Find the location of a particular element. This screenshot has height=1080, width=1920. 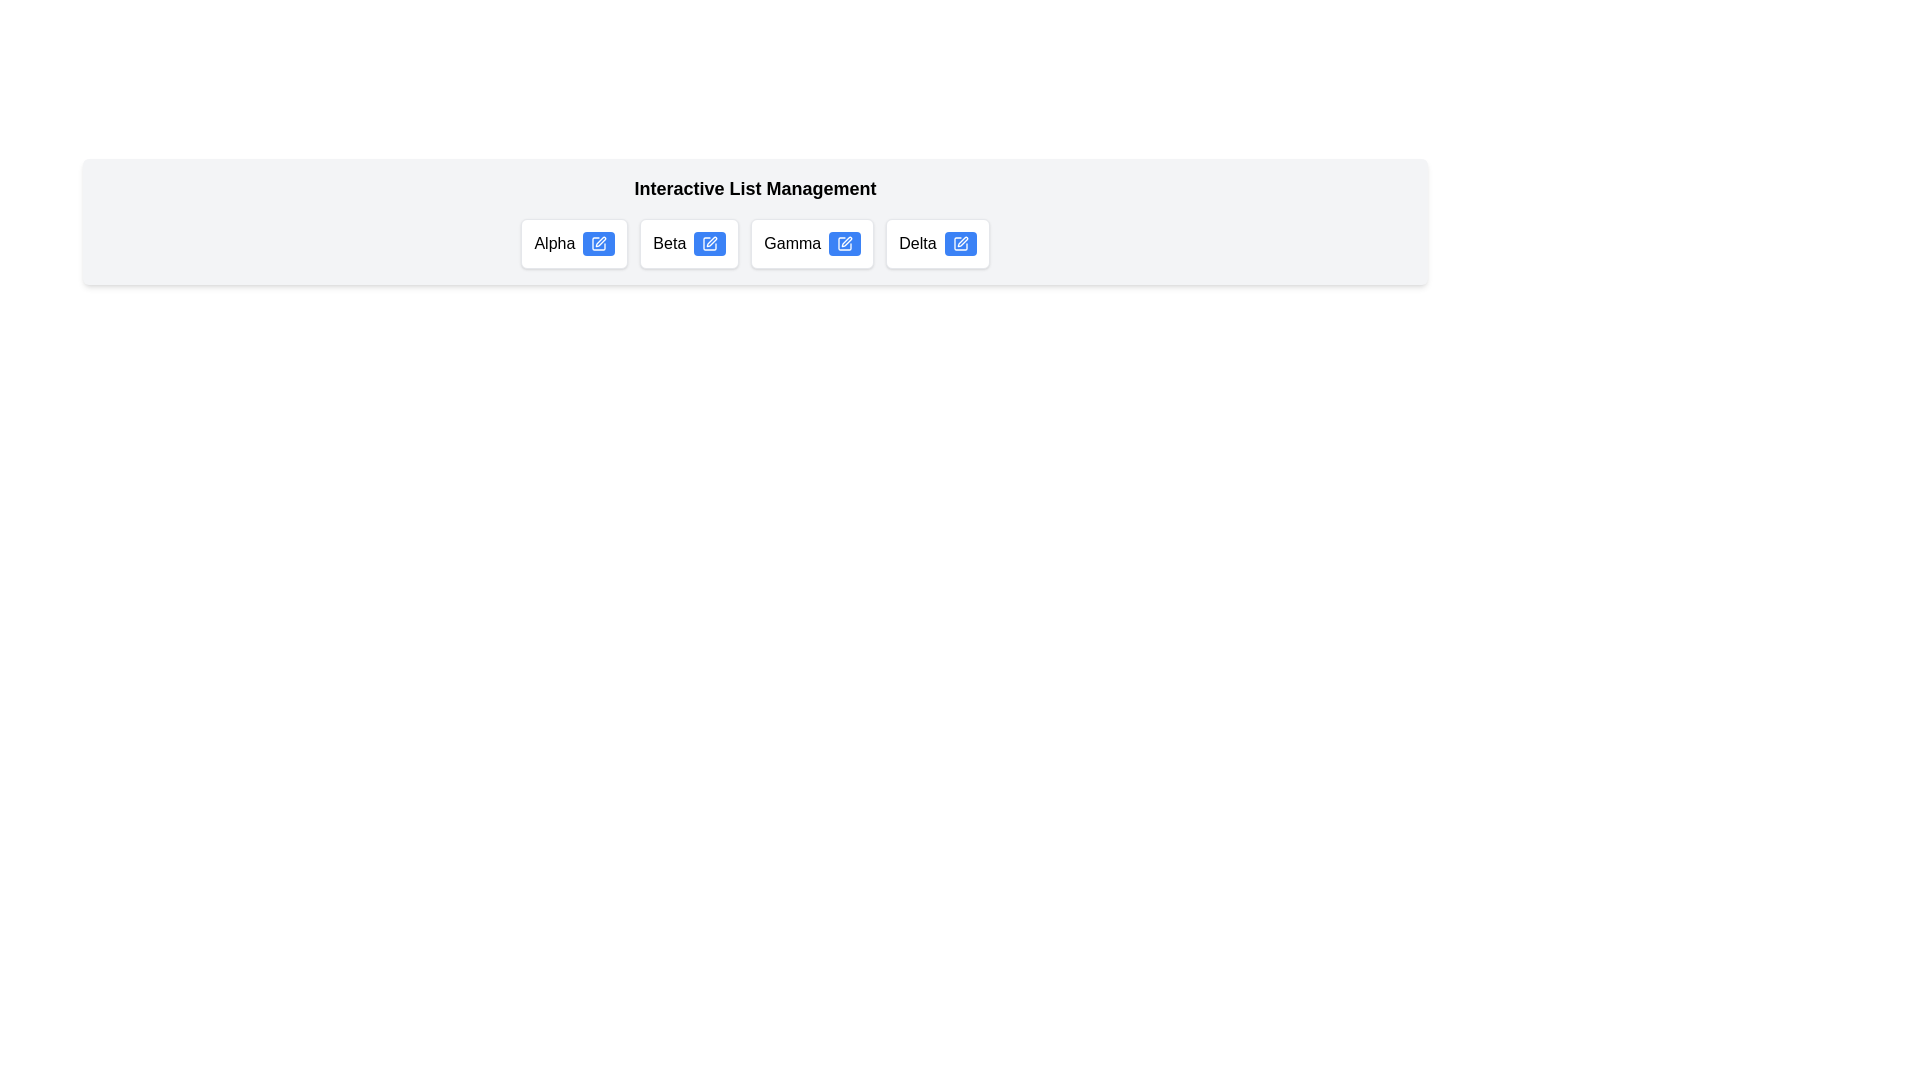

the left icon within the interactive button labeled 'Beta' is located at coordinates (710, 242).